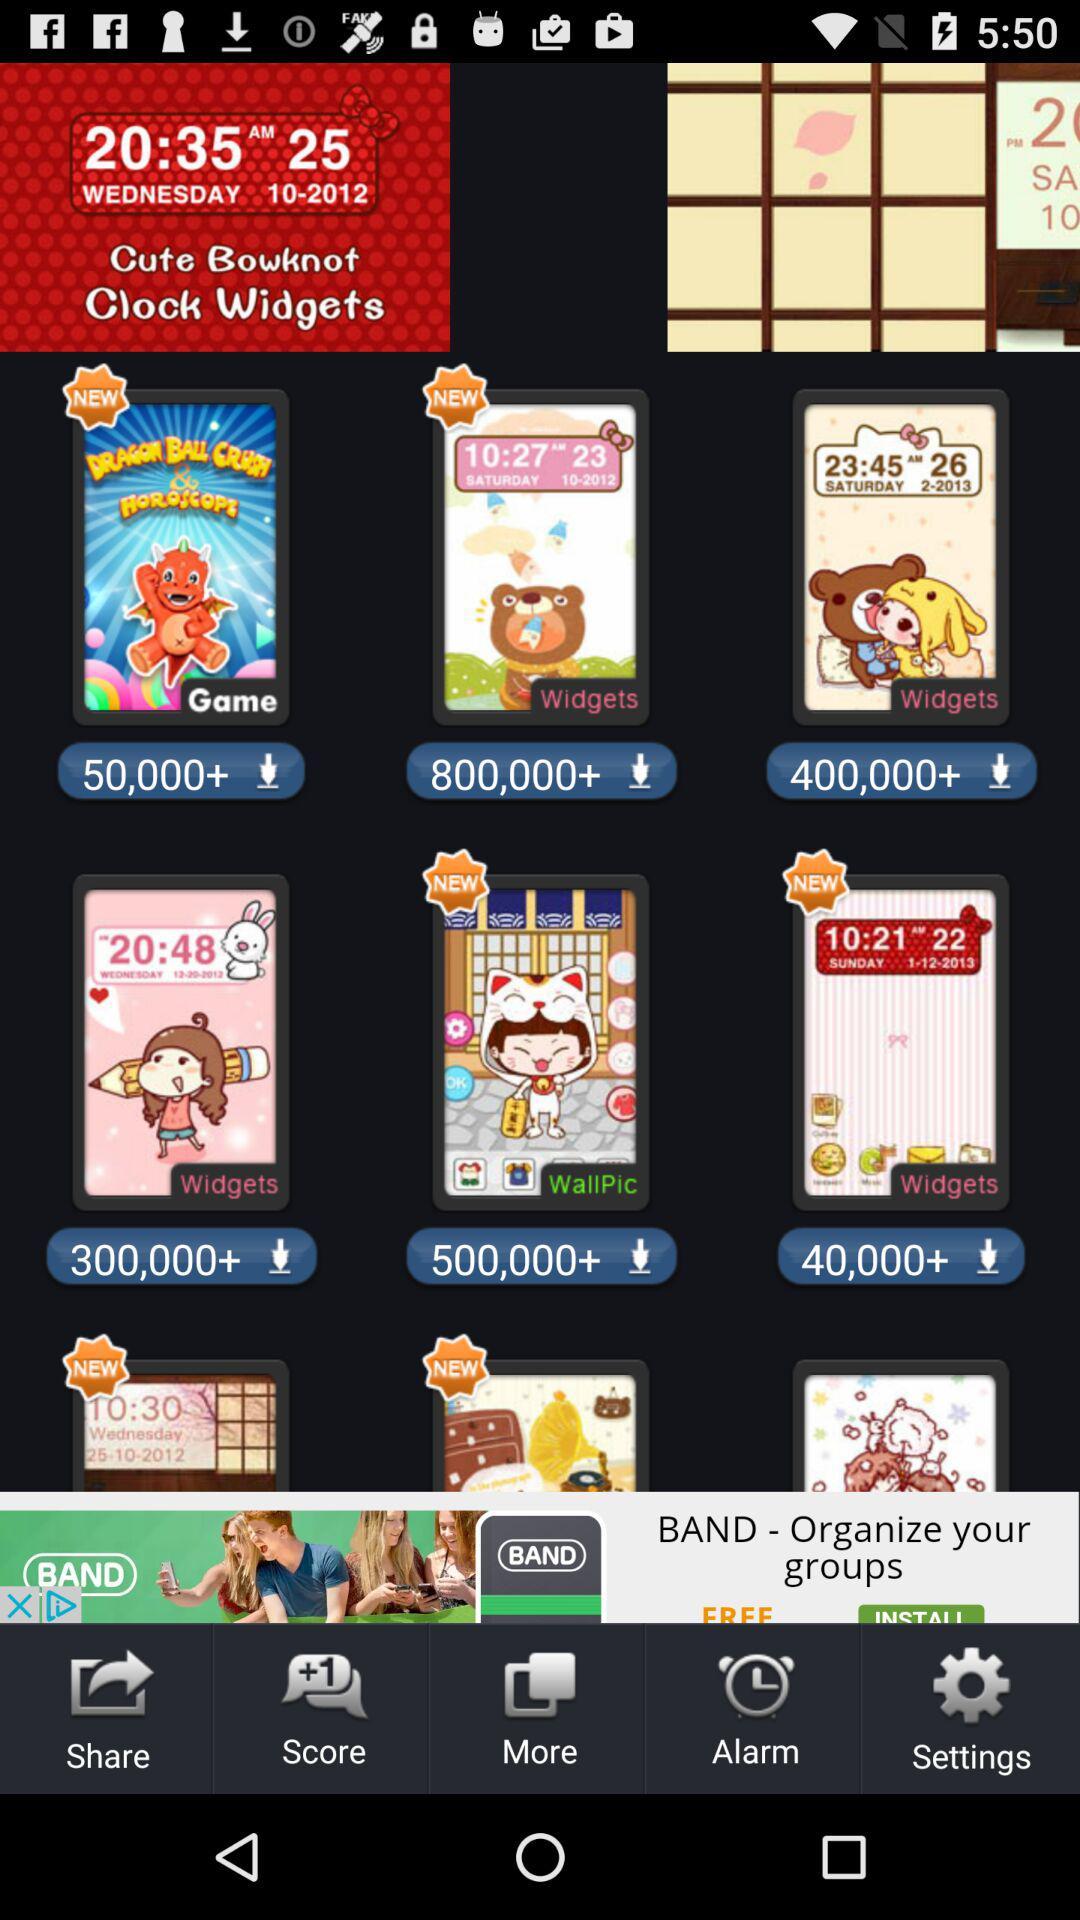 This screenshot has height=1920, width=1080. I want to click on the advertising page, so click(1064, 207).